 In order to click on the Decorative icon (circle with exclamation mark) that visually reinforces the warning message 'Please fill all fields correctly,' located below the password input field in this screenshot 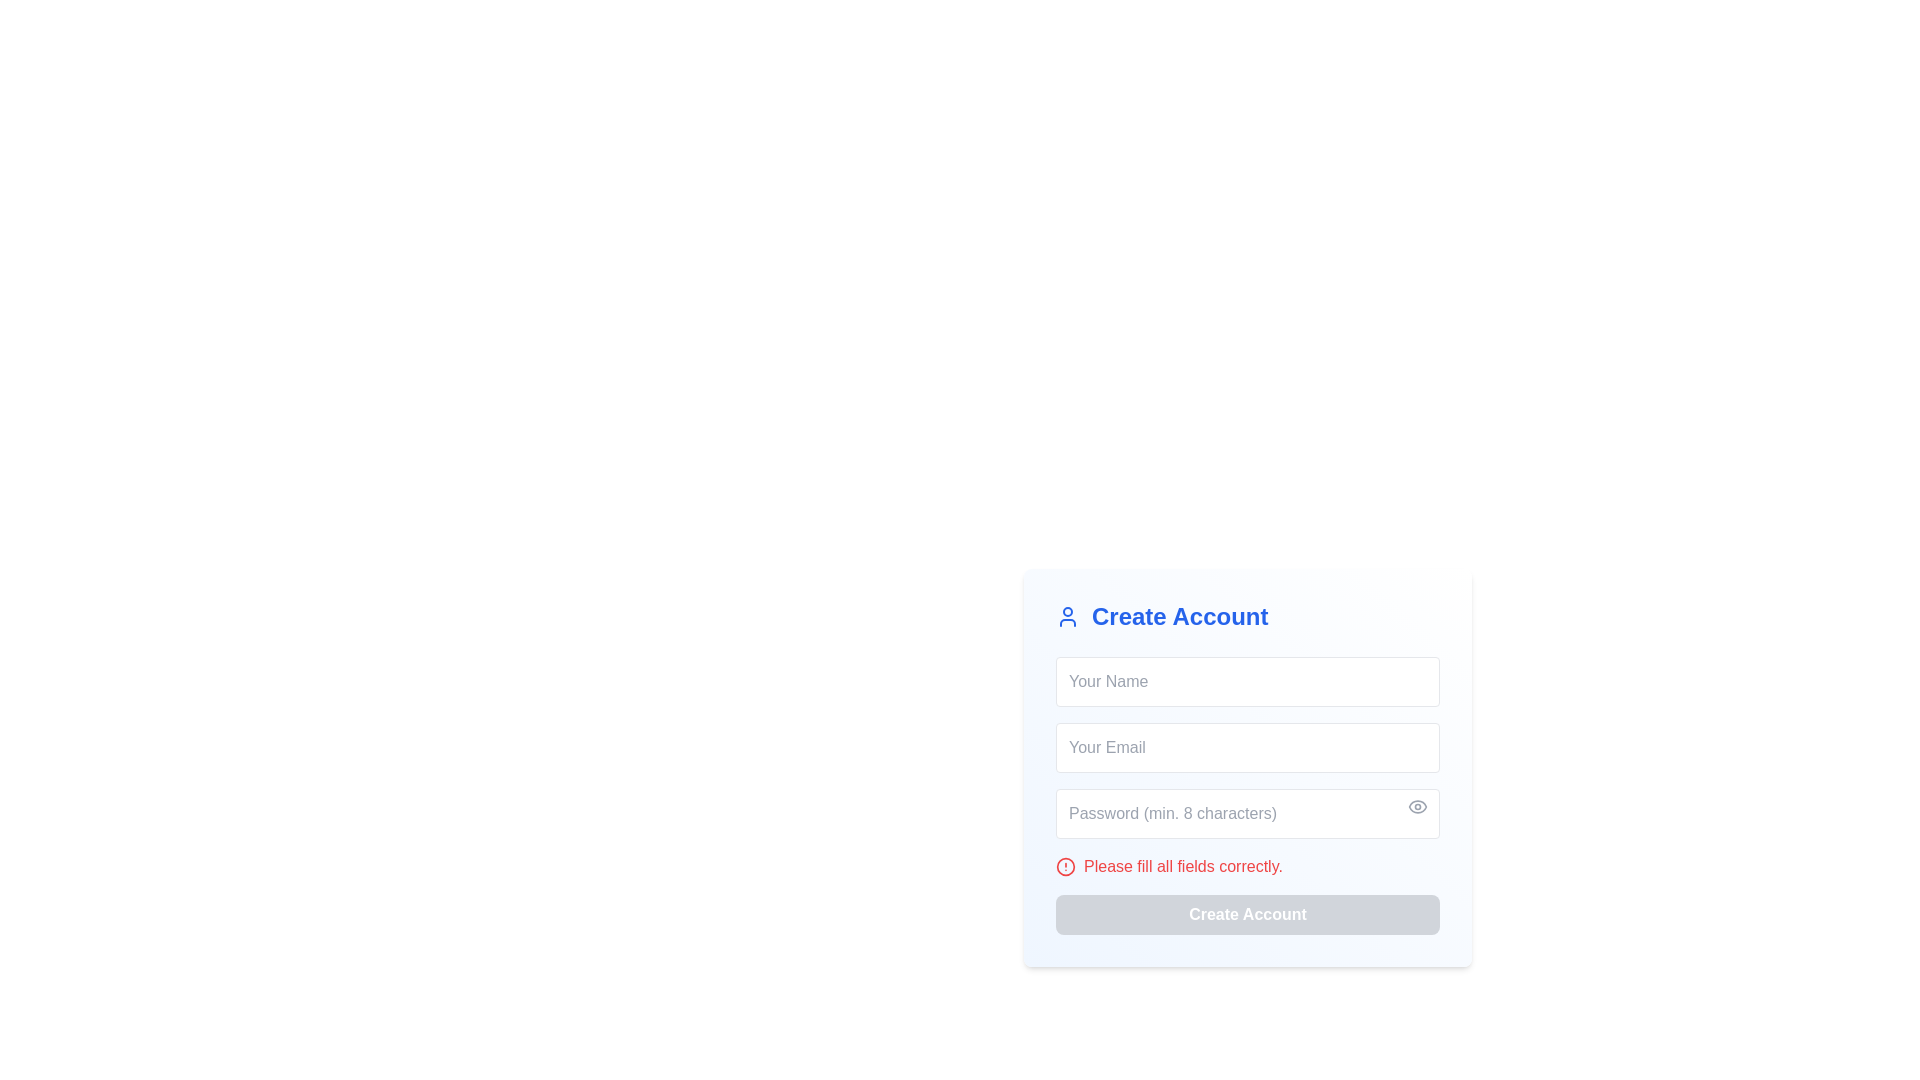, I will do `click(1064, 866)`.